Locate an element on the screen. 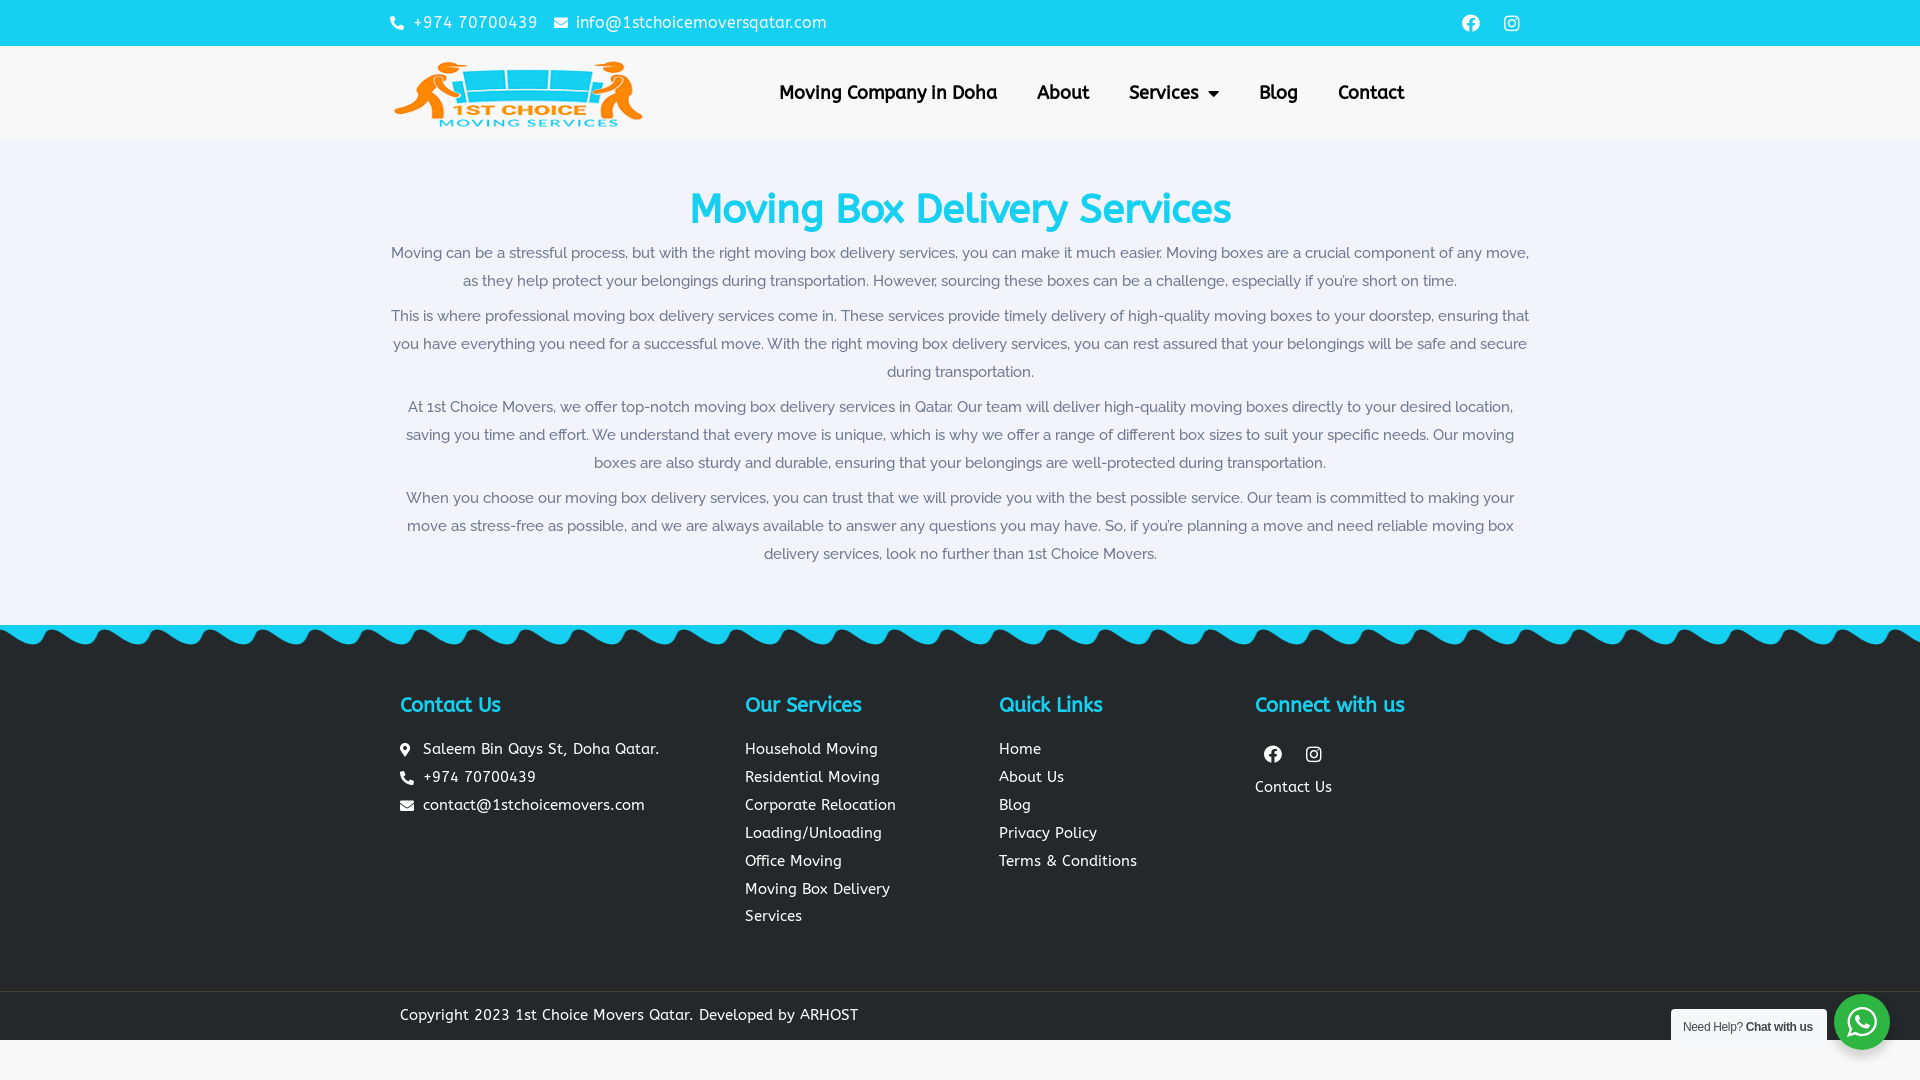 This screenshot has width=1920, height=1080. 'Privacy Policy' is located at coordinates (1116, 833).